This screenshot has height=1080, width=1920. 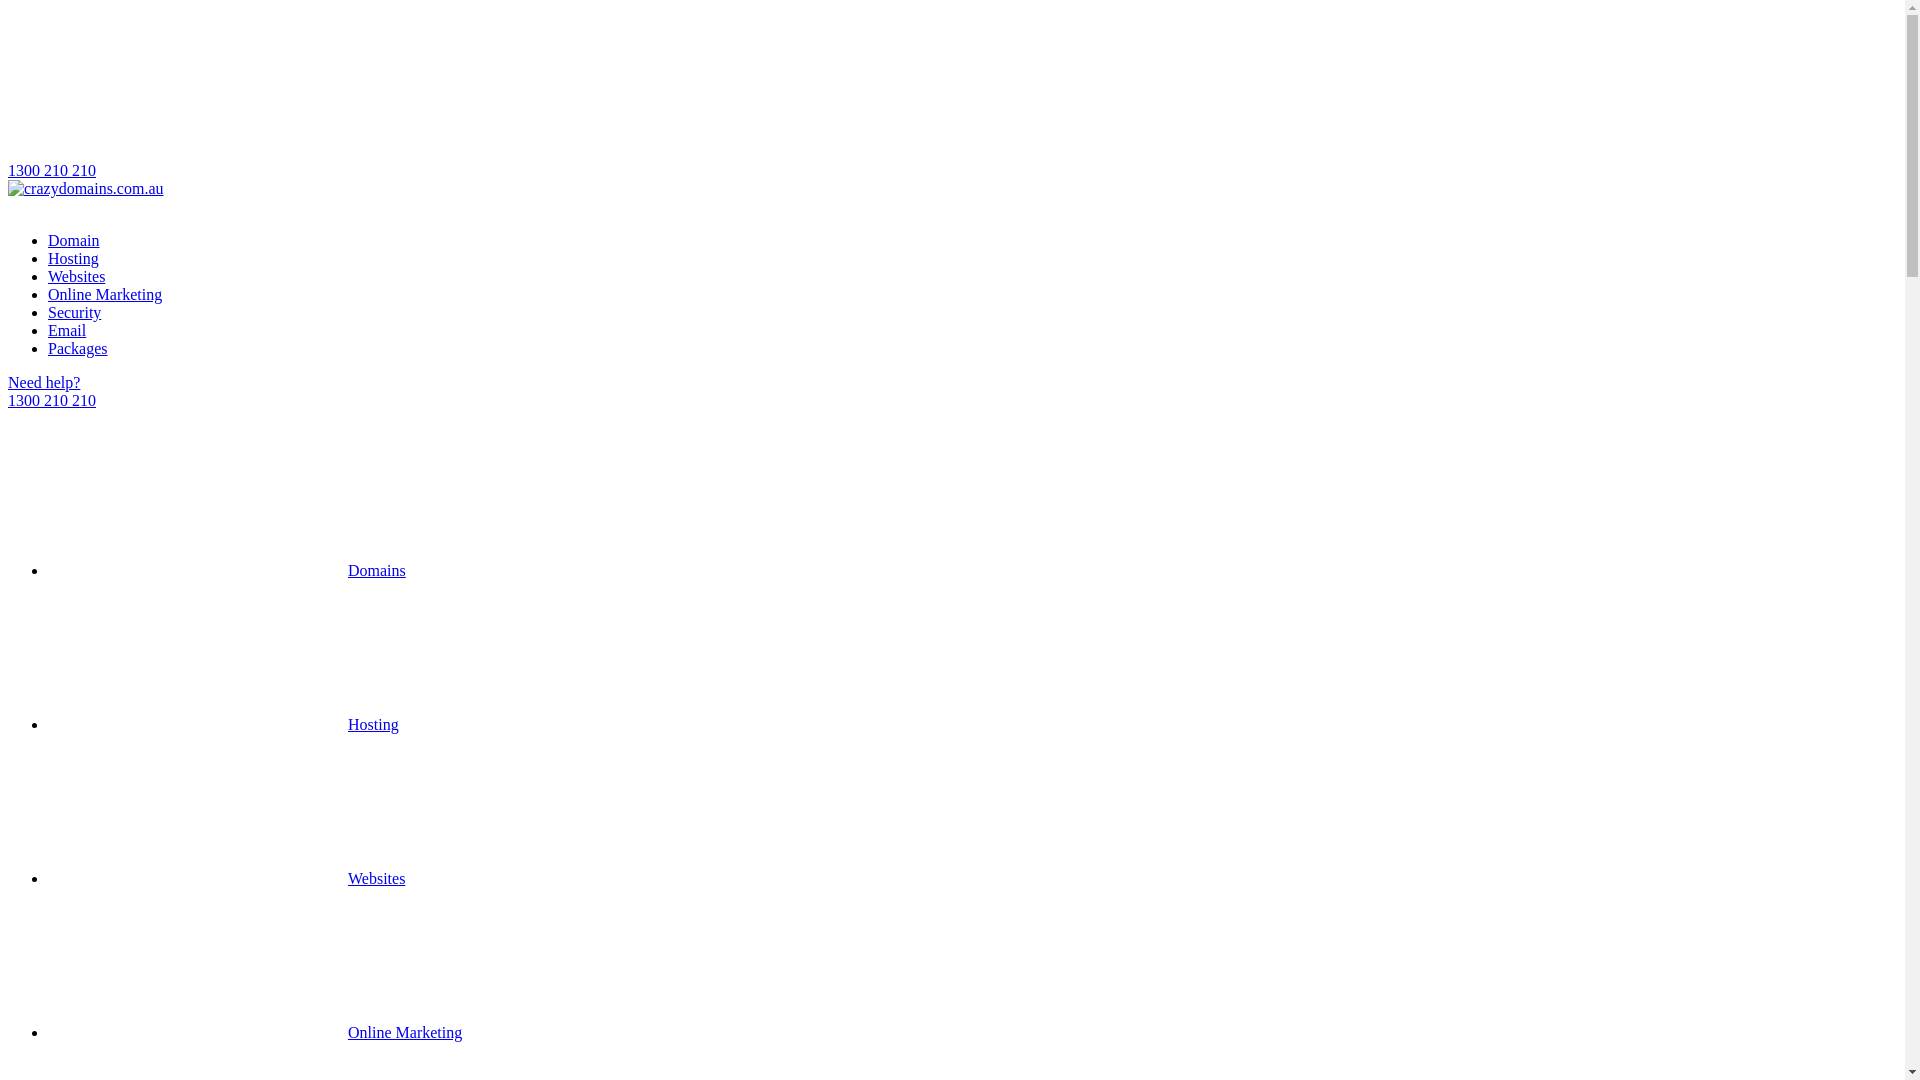 What do you see at coordinates (253, 1032) in the screenshot?
I see `'Online Marketing'` at bounding box center [253, 1032].